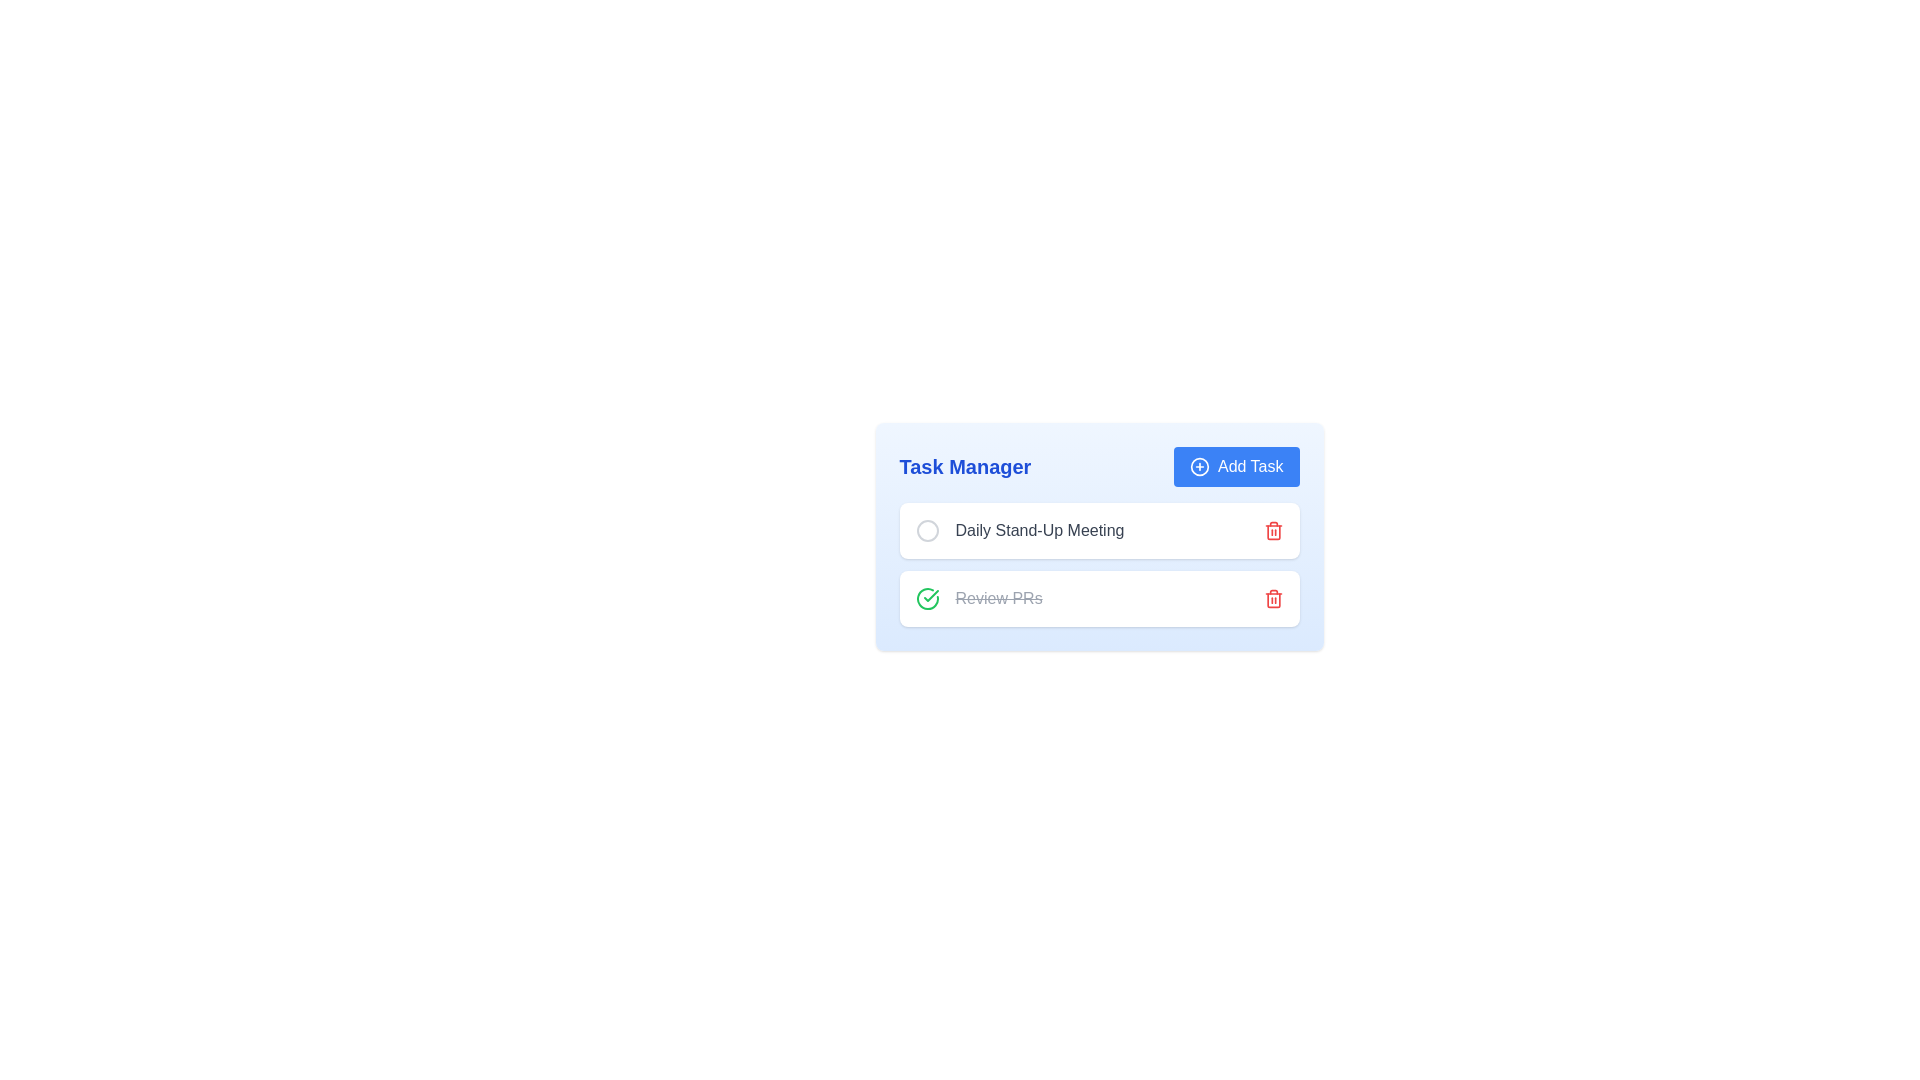 The image size is (1920, 1080). Describe the element at coordinates (926, 530) in the screenshot. I see `the circular outline styled icon located before the task titled 'Daily Stand-Up Meeting' in the task manager interface` at that location.